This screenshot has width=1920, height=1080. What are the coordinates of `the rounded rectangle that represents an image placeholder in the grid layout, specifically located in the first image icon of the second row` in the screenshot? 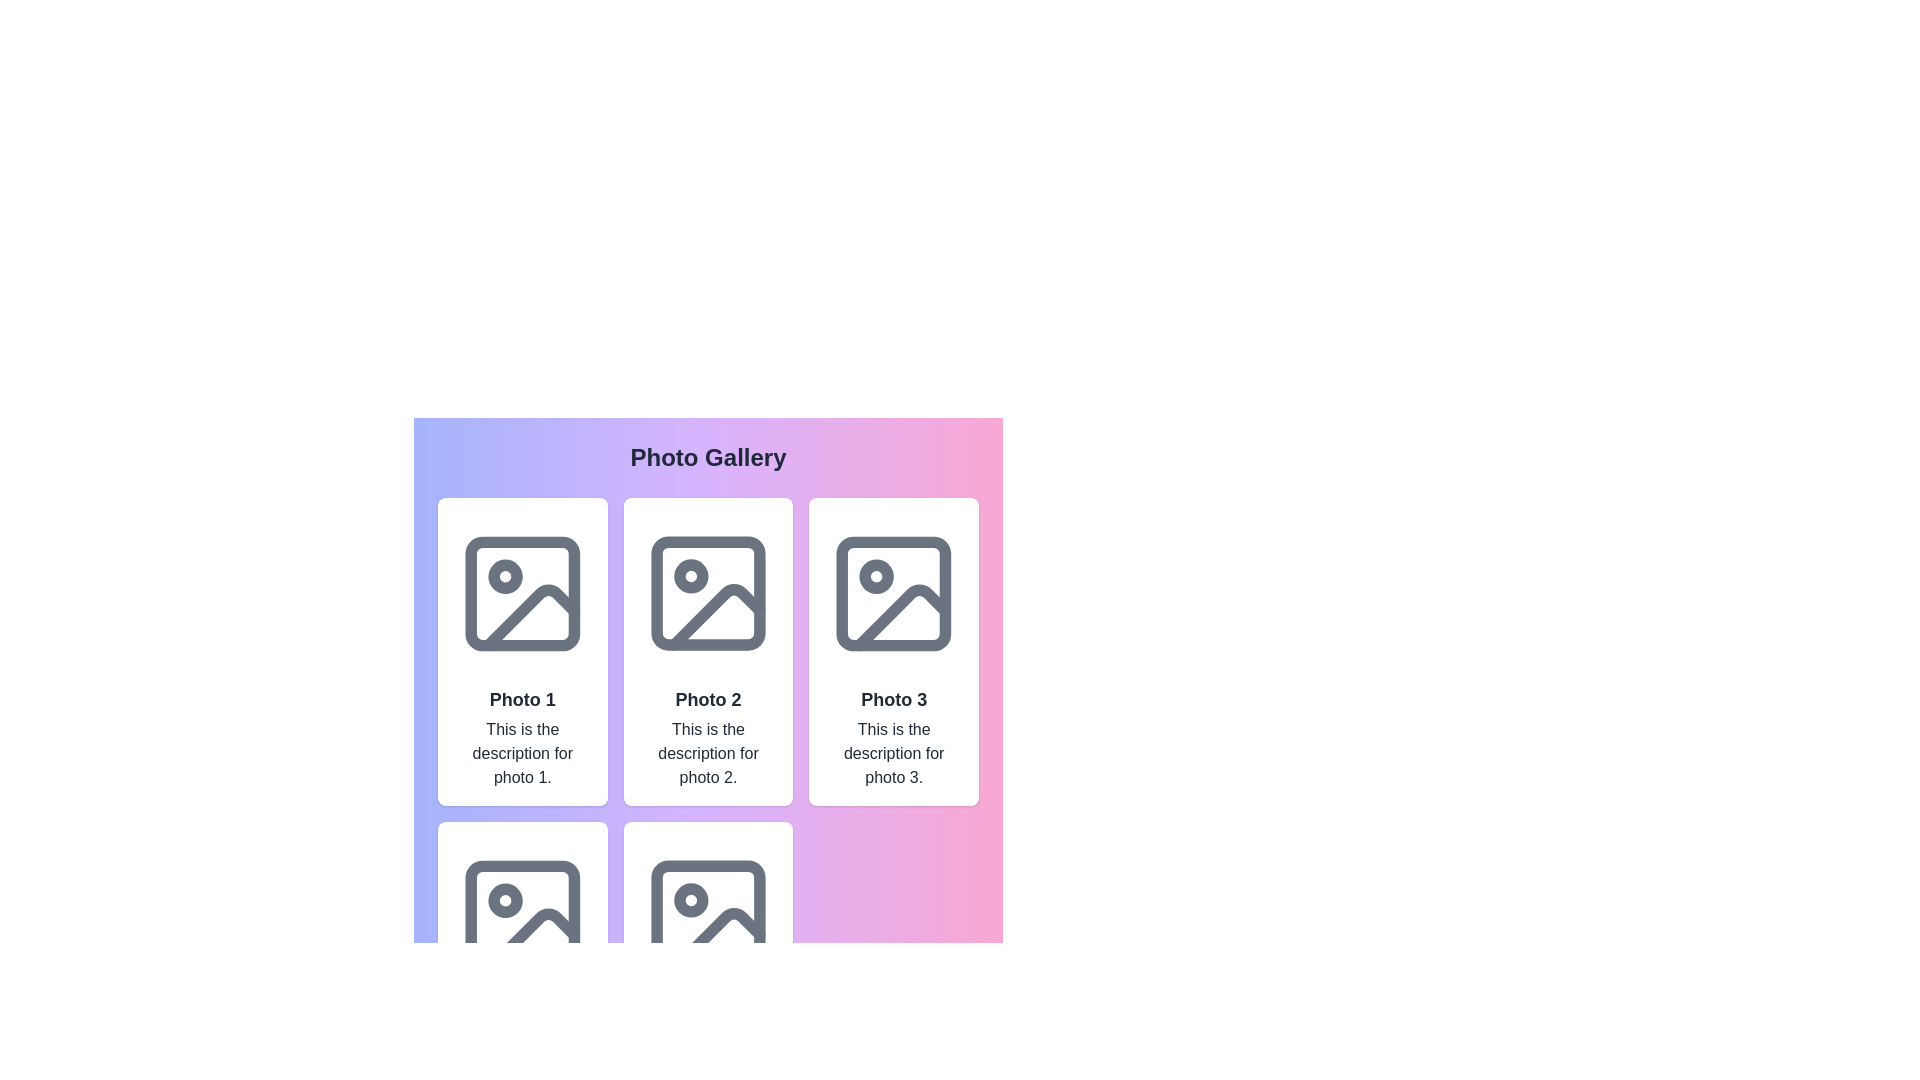 It's located at (522, 918).